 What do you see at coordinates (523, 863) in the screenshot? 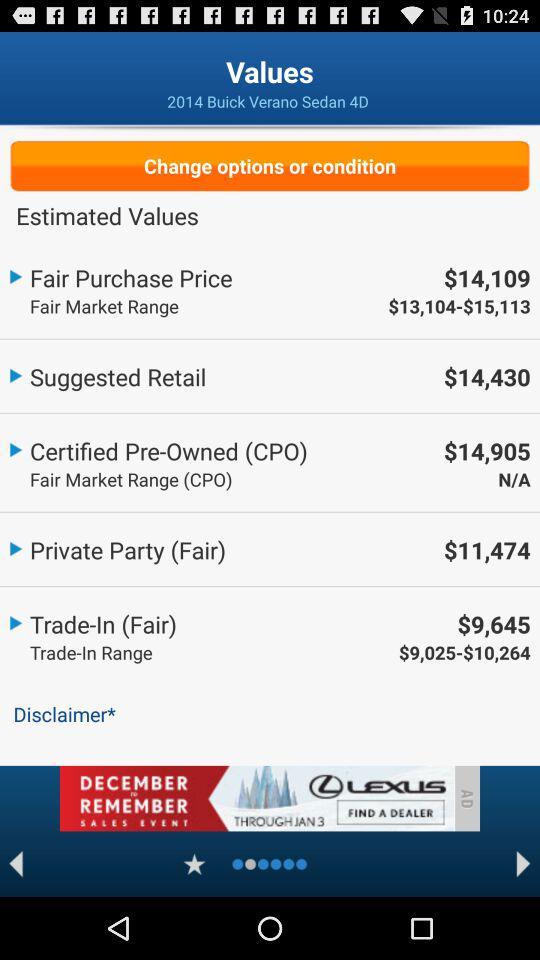
I see `next page` at bounding box center [523, 863].